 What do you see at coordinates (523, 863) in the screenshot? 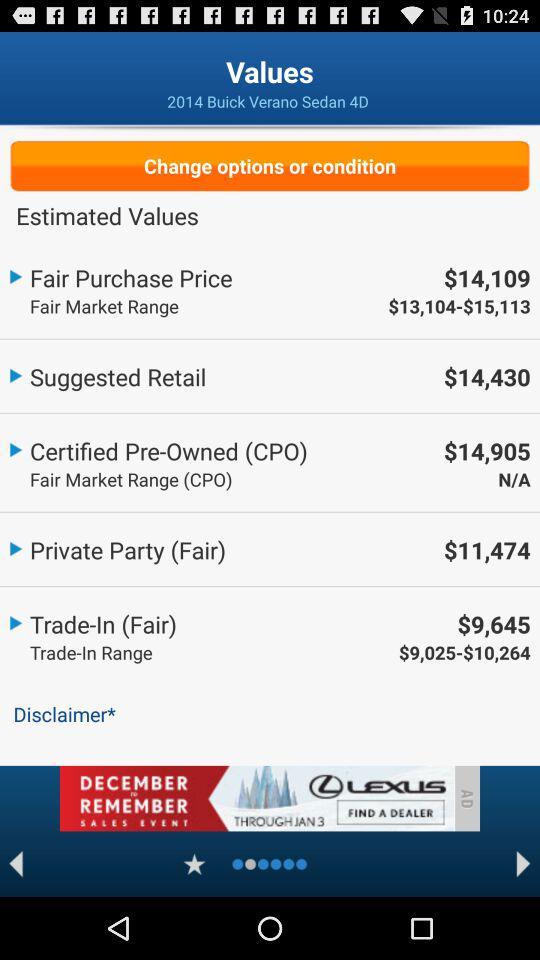
I see `next page` at bounding box center [523, 863].